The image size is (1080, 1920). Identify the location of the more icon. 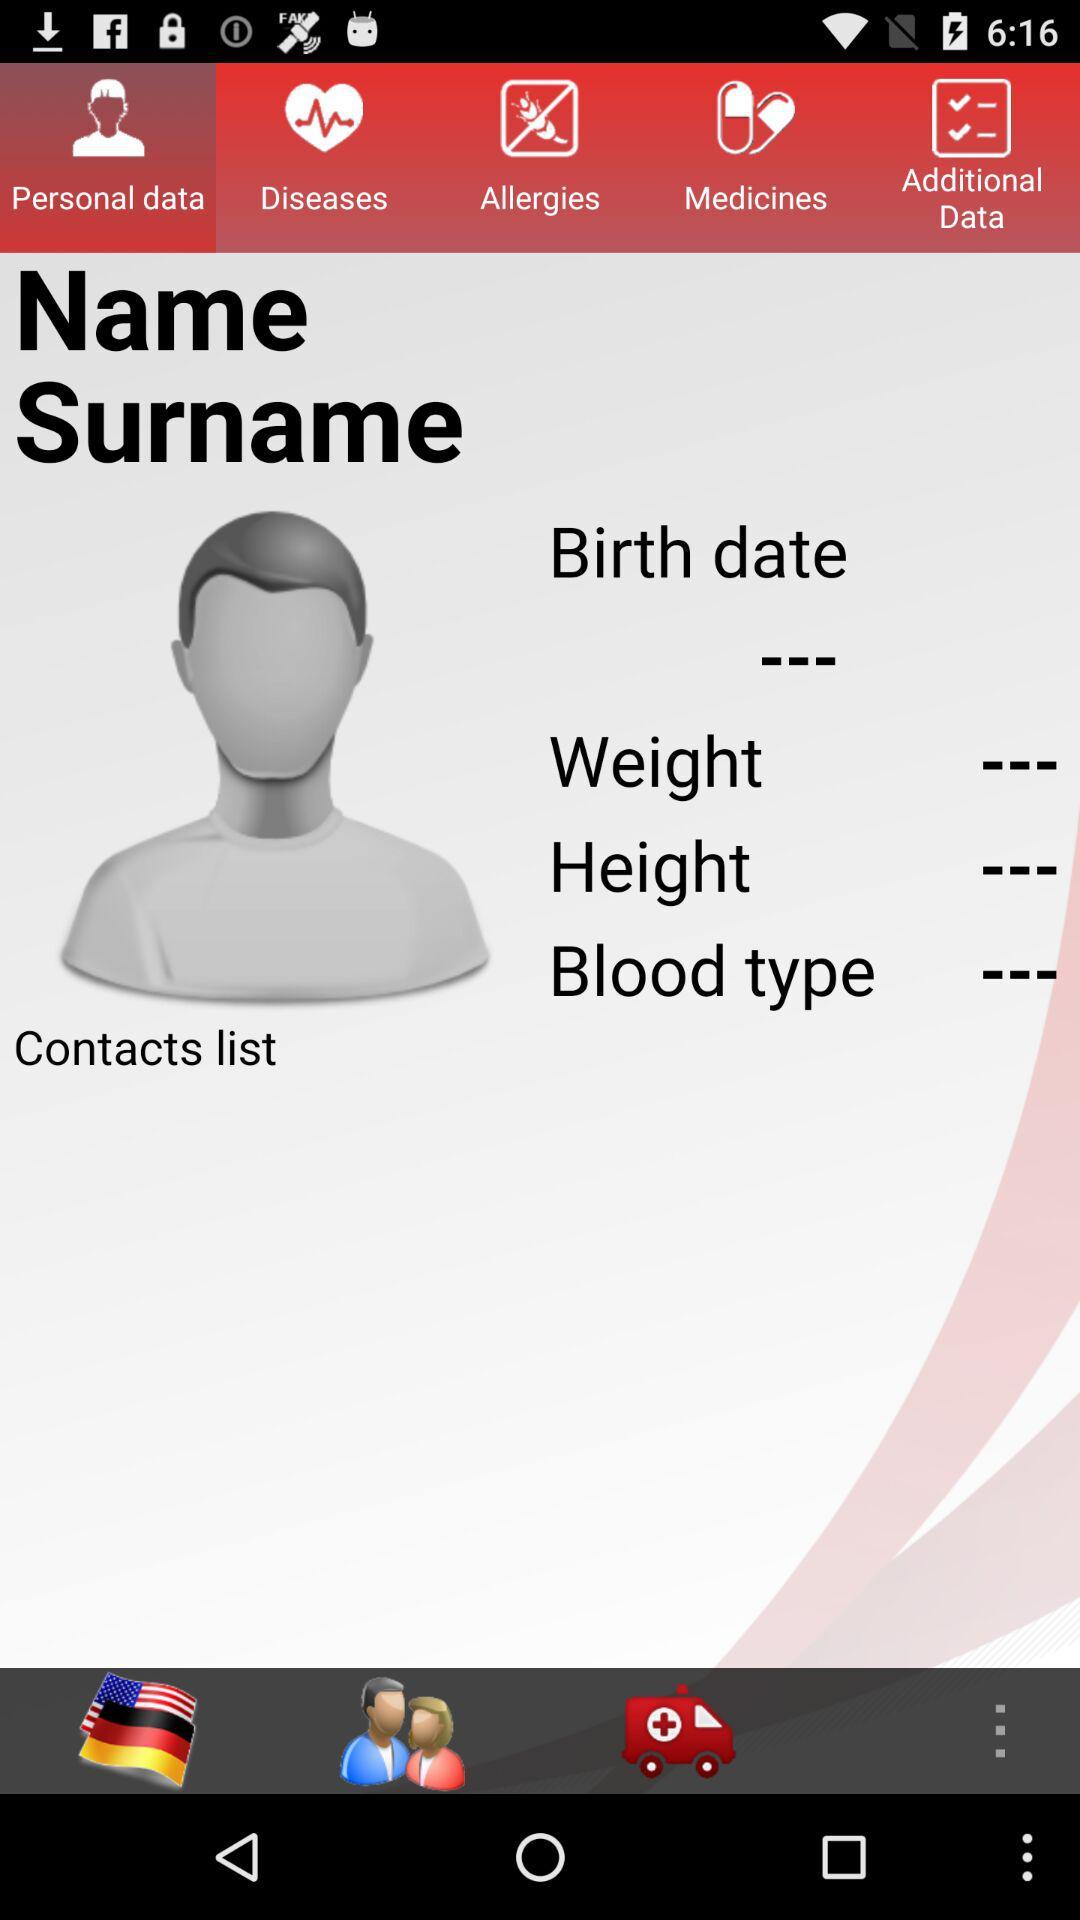
(941, 1851).